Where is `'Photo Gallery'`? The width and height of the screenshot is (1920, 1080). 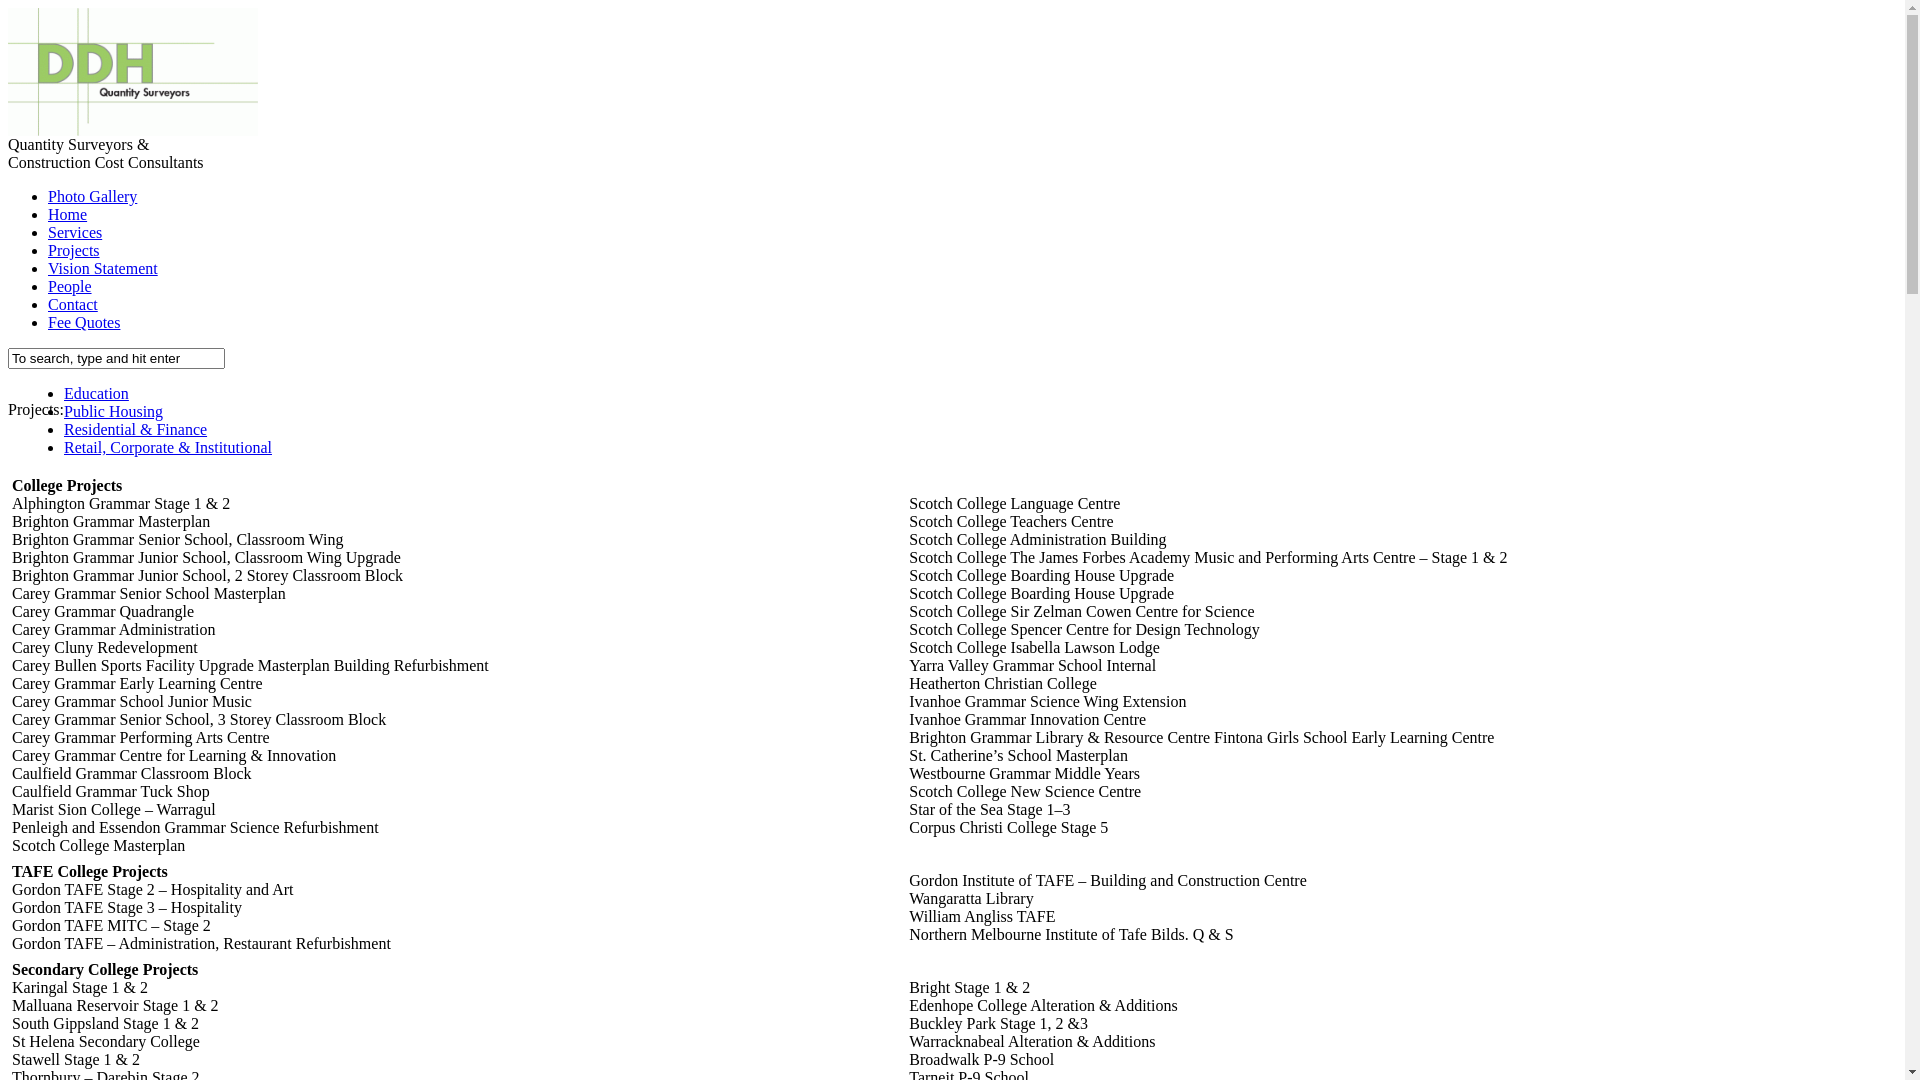 'Photo Gallery' is located at coordinates (91, 196).